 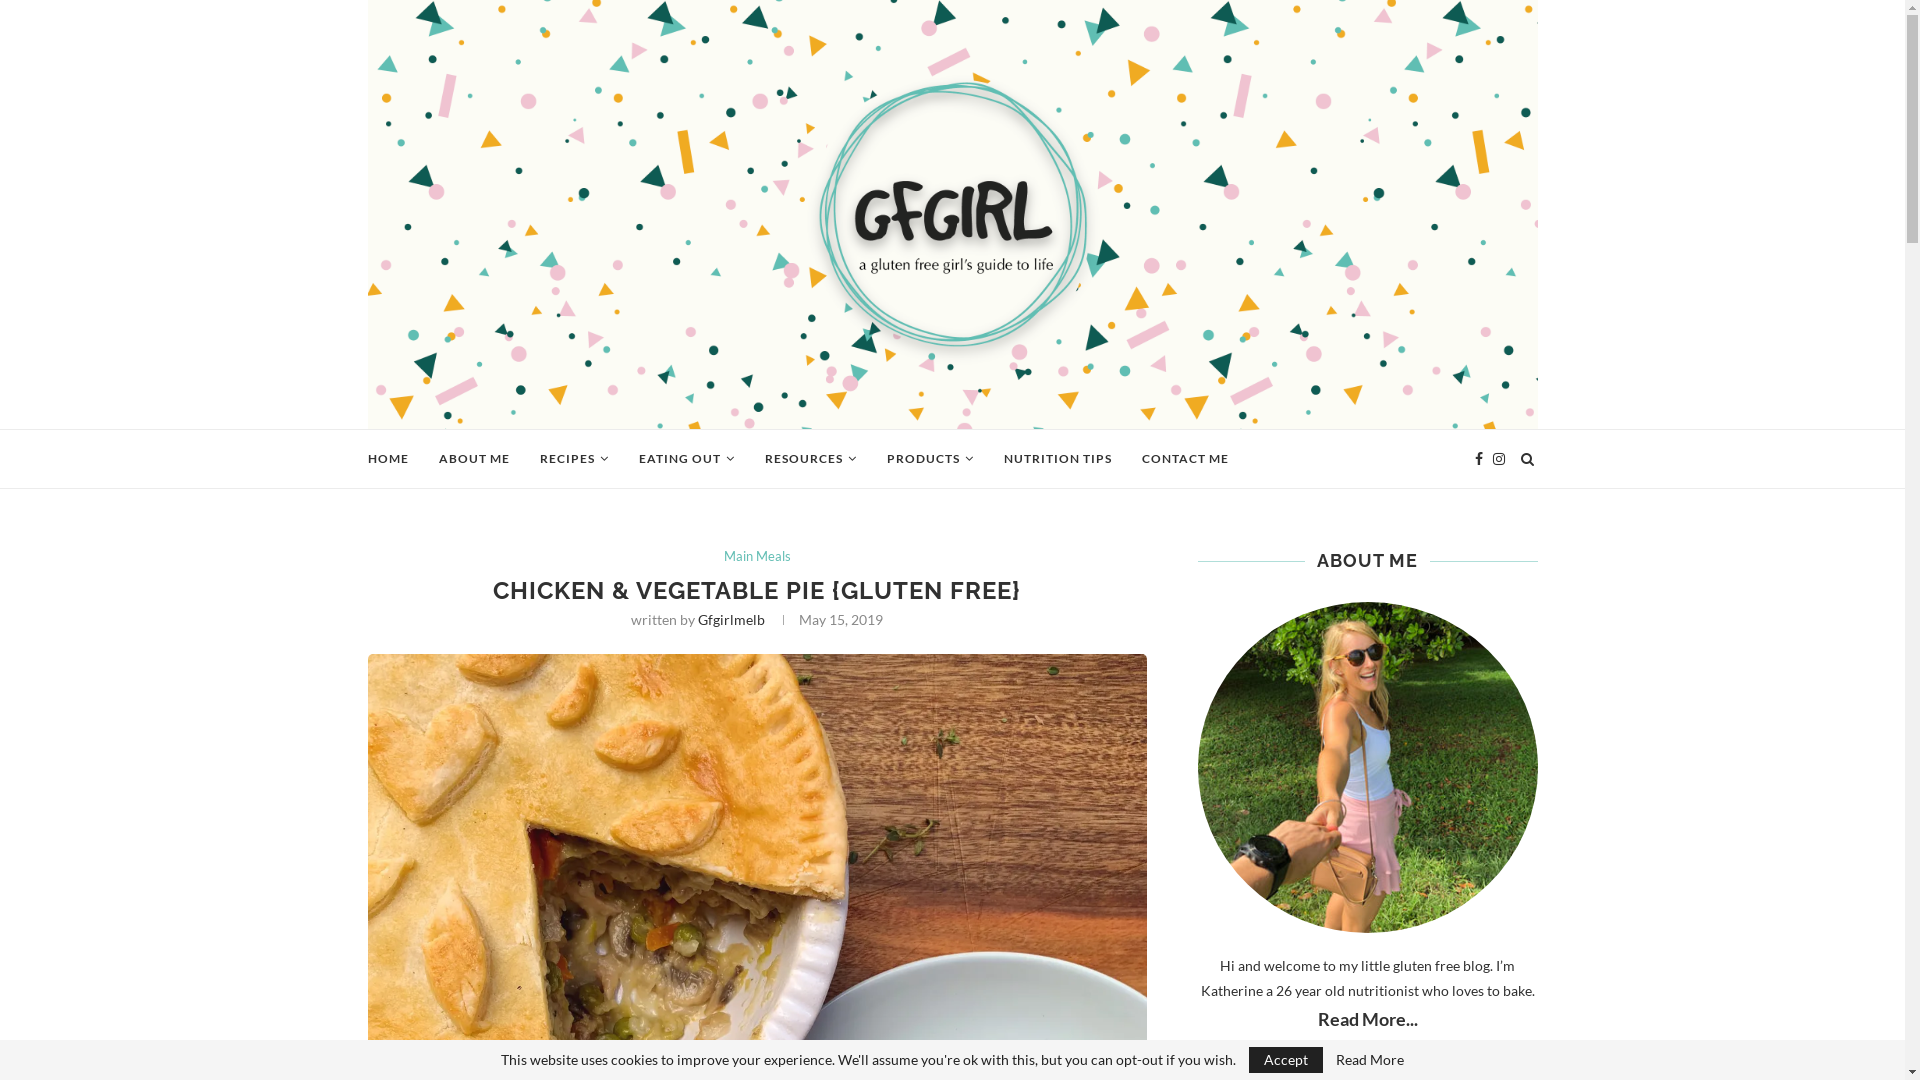 What do you see at coordinates (1056, 459) in the screenshot?
I see `'NUTRITION TIPS'` at bounding box center [1056, 459].